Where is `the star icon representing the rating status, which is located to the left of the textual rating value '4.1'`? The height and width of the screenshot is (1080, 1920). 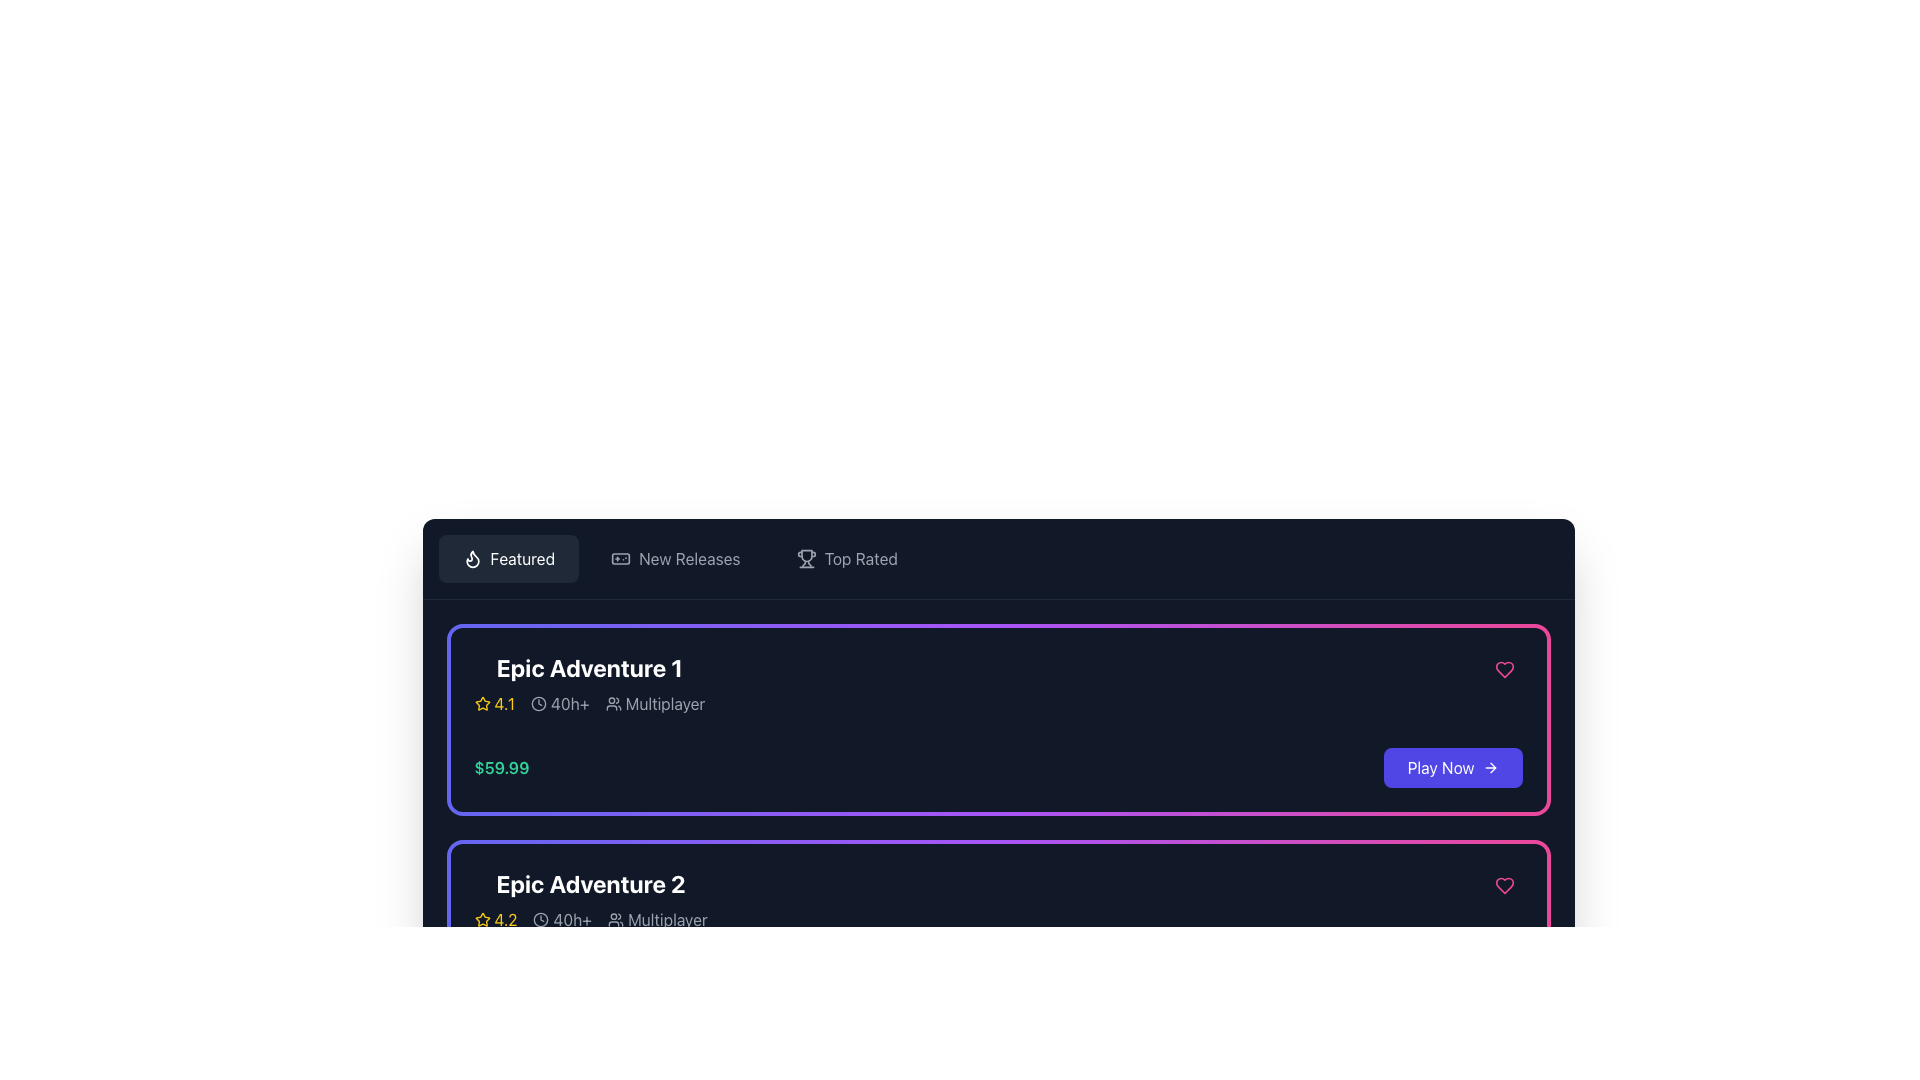
the star icon representing the rating status, which is located to the left of the textual rating value '4.1' is located at coordinates (482, 703).